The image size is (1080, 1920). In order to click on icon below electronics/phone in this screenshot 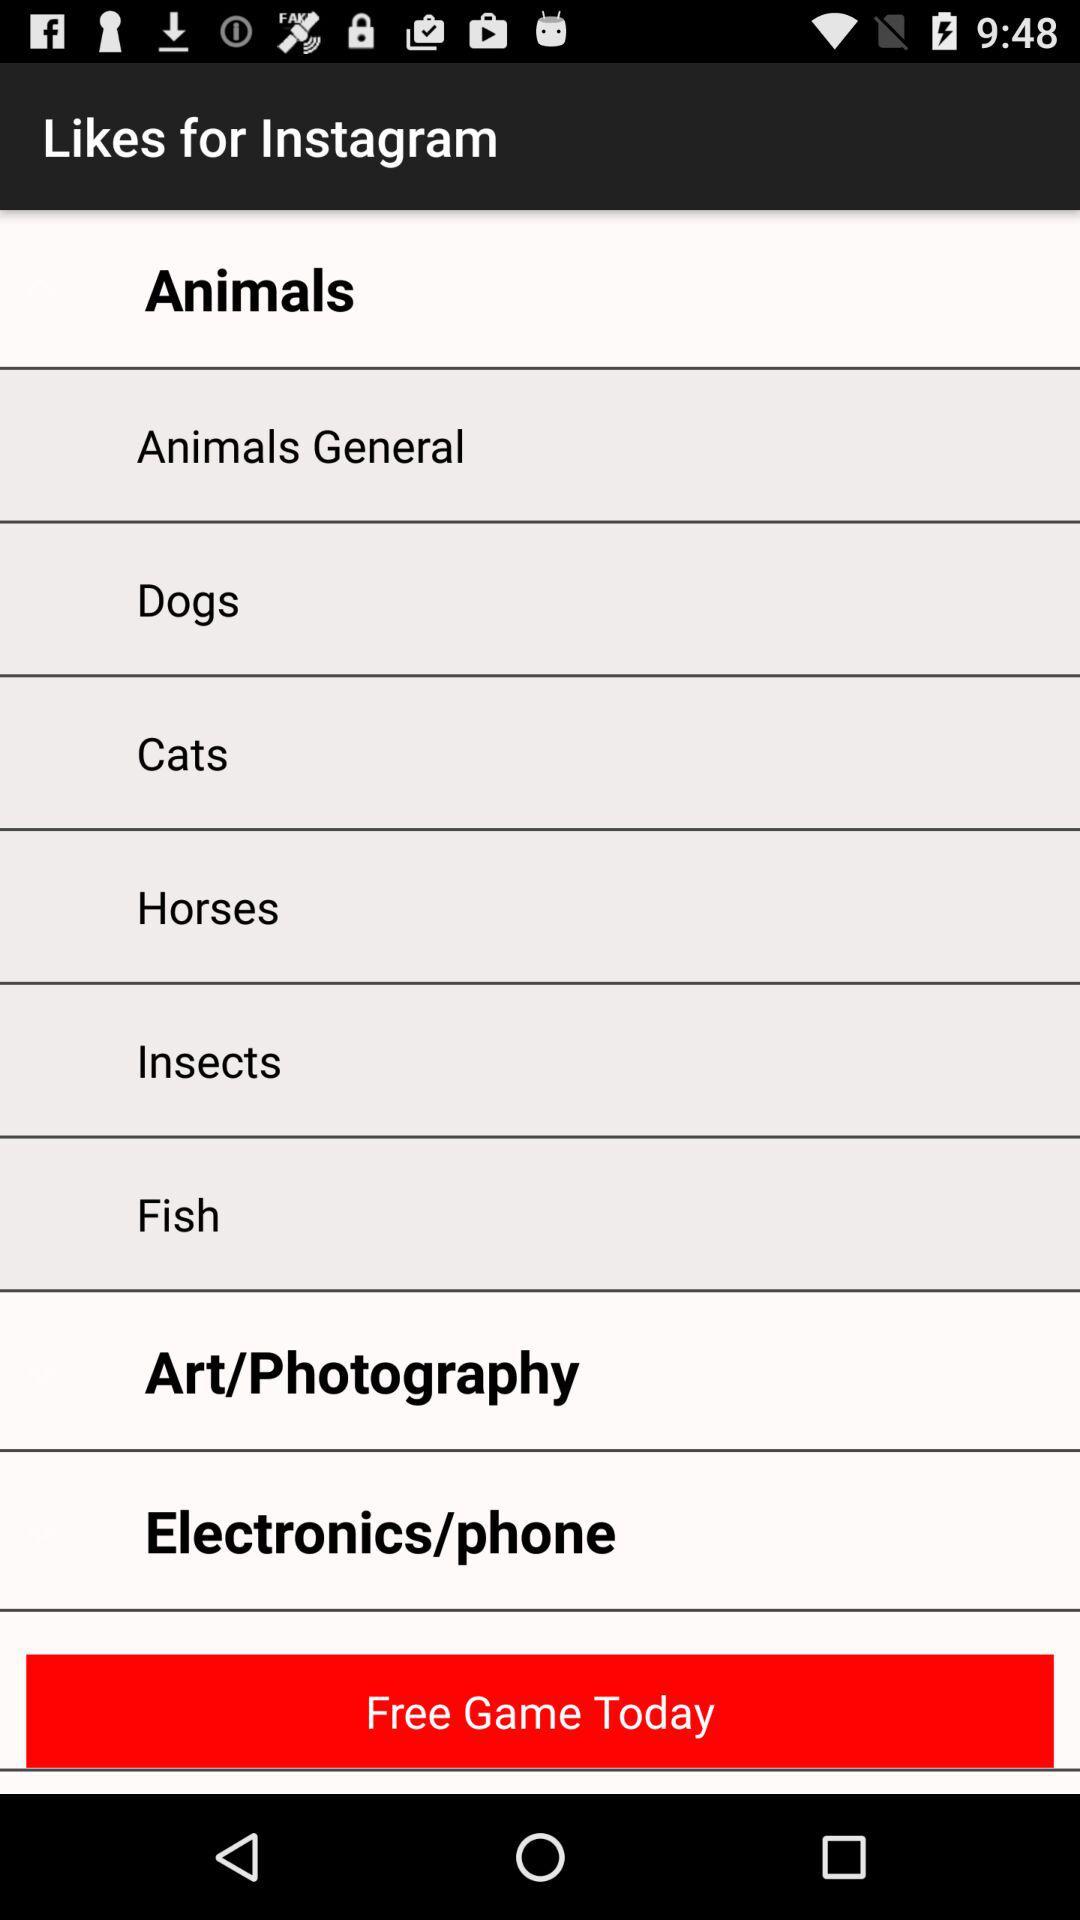, I will do `click(540, 1710)`.